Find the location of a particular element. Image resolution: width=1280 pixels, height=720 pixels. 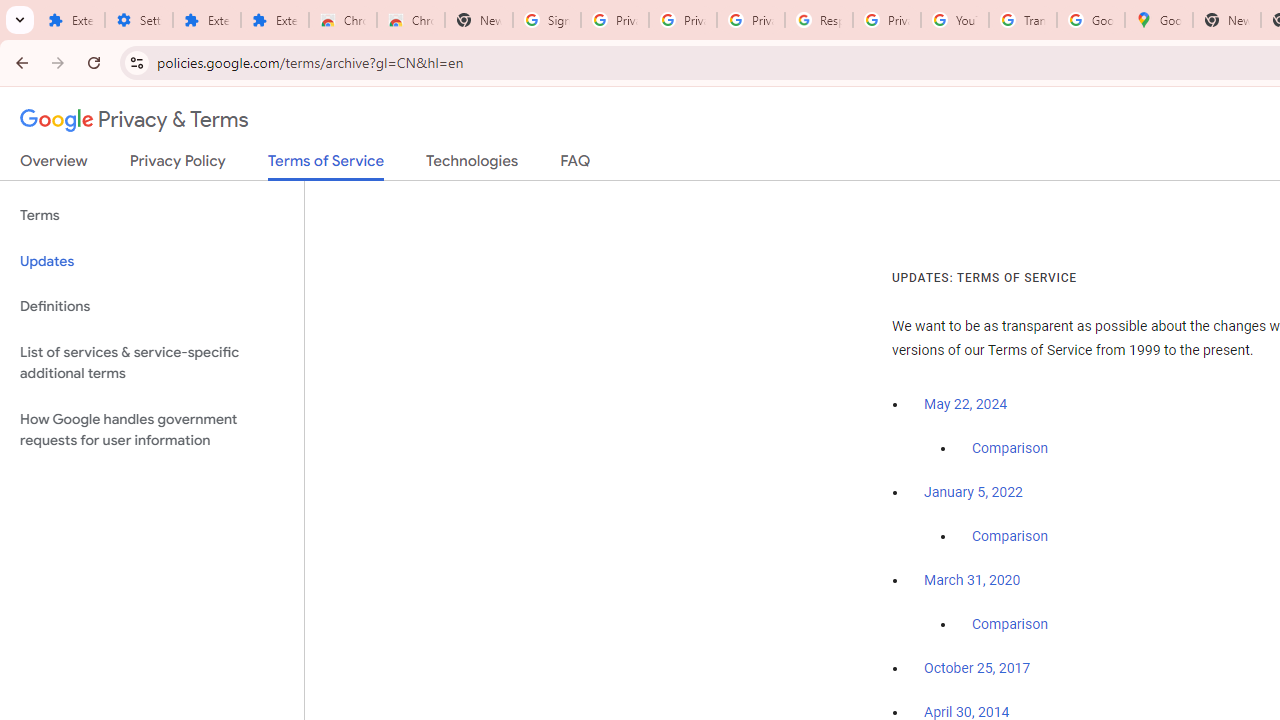

'Extensions' is located at coordinates (206, 20).